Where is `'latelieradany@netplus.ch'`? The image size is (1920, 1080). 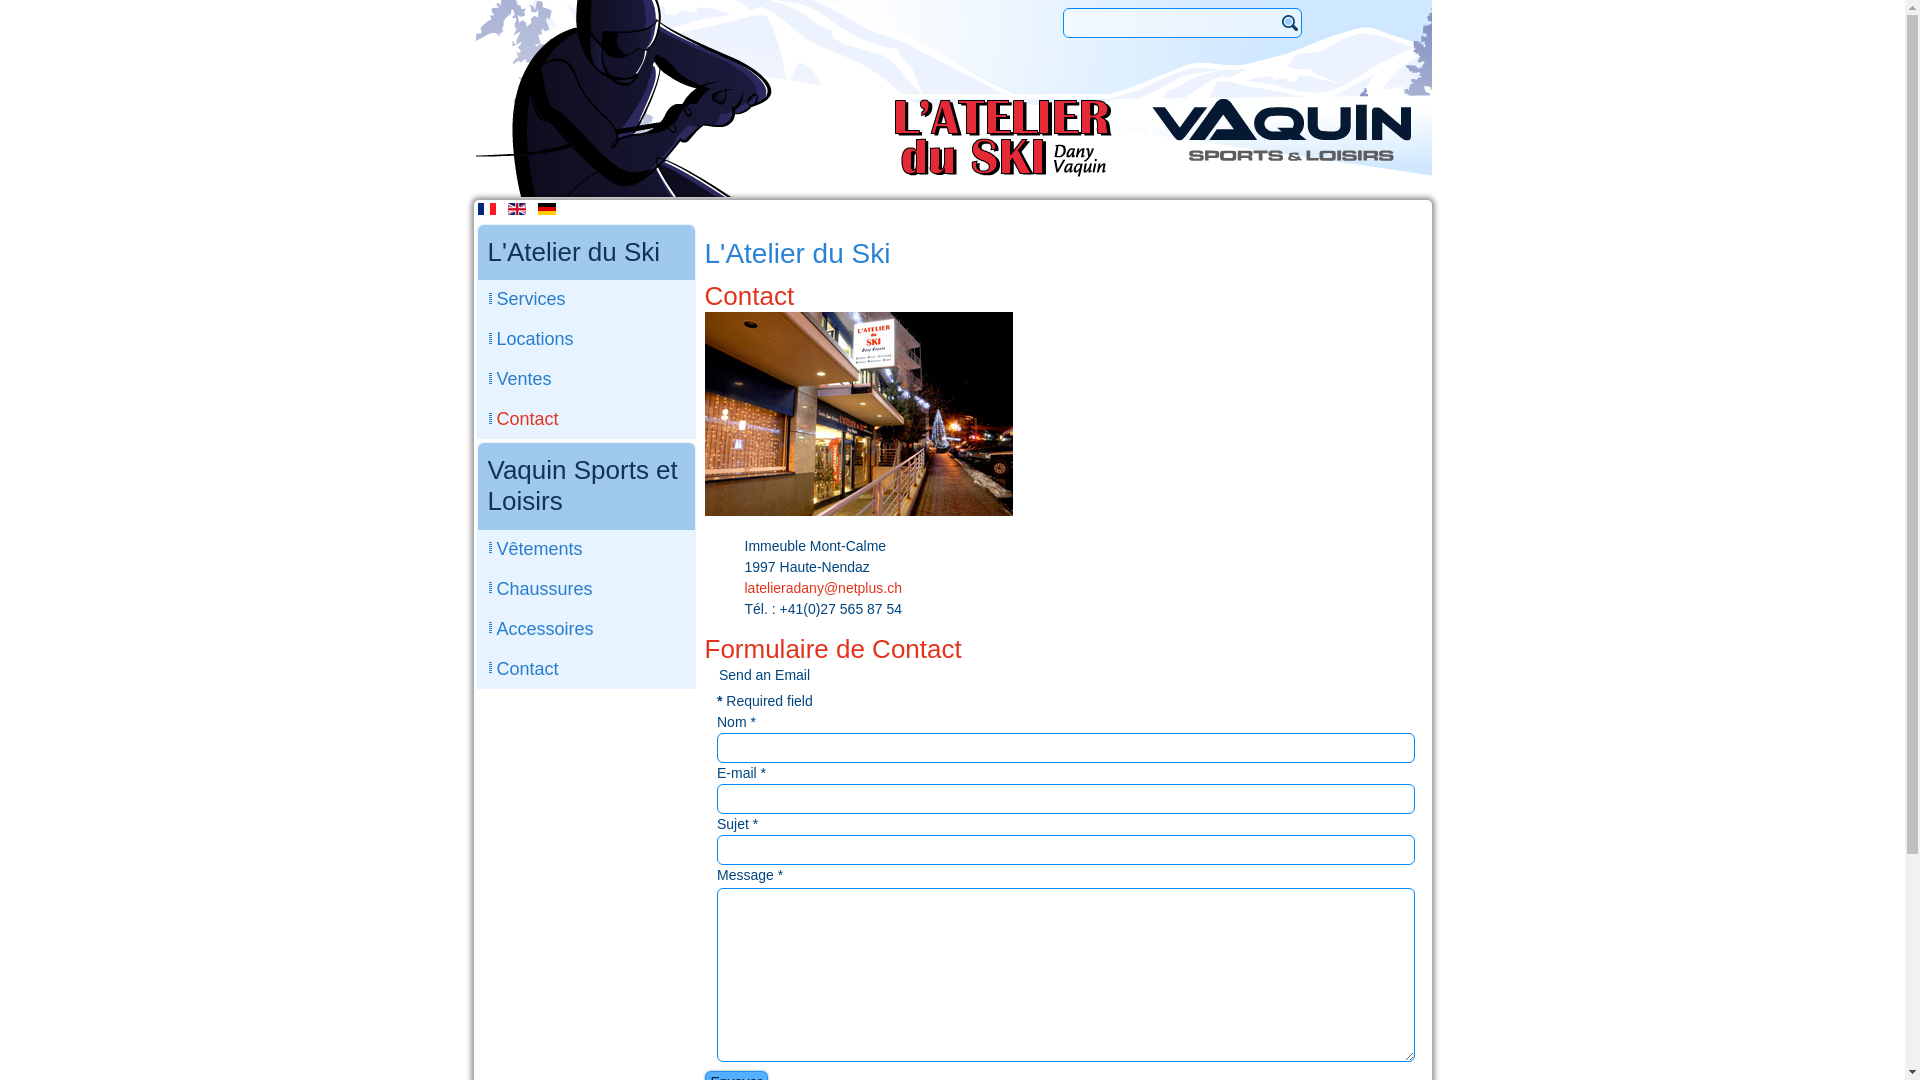 'latelieradany@netplus.ch' is located at coordinates (822, 586).